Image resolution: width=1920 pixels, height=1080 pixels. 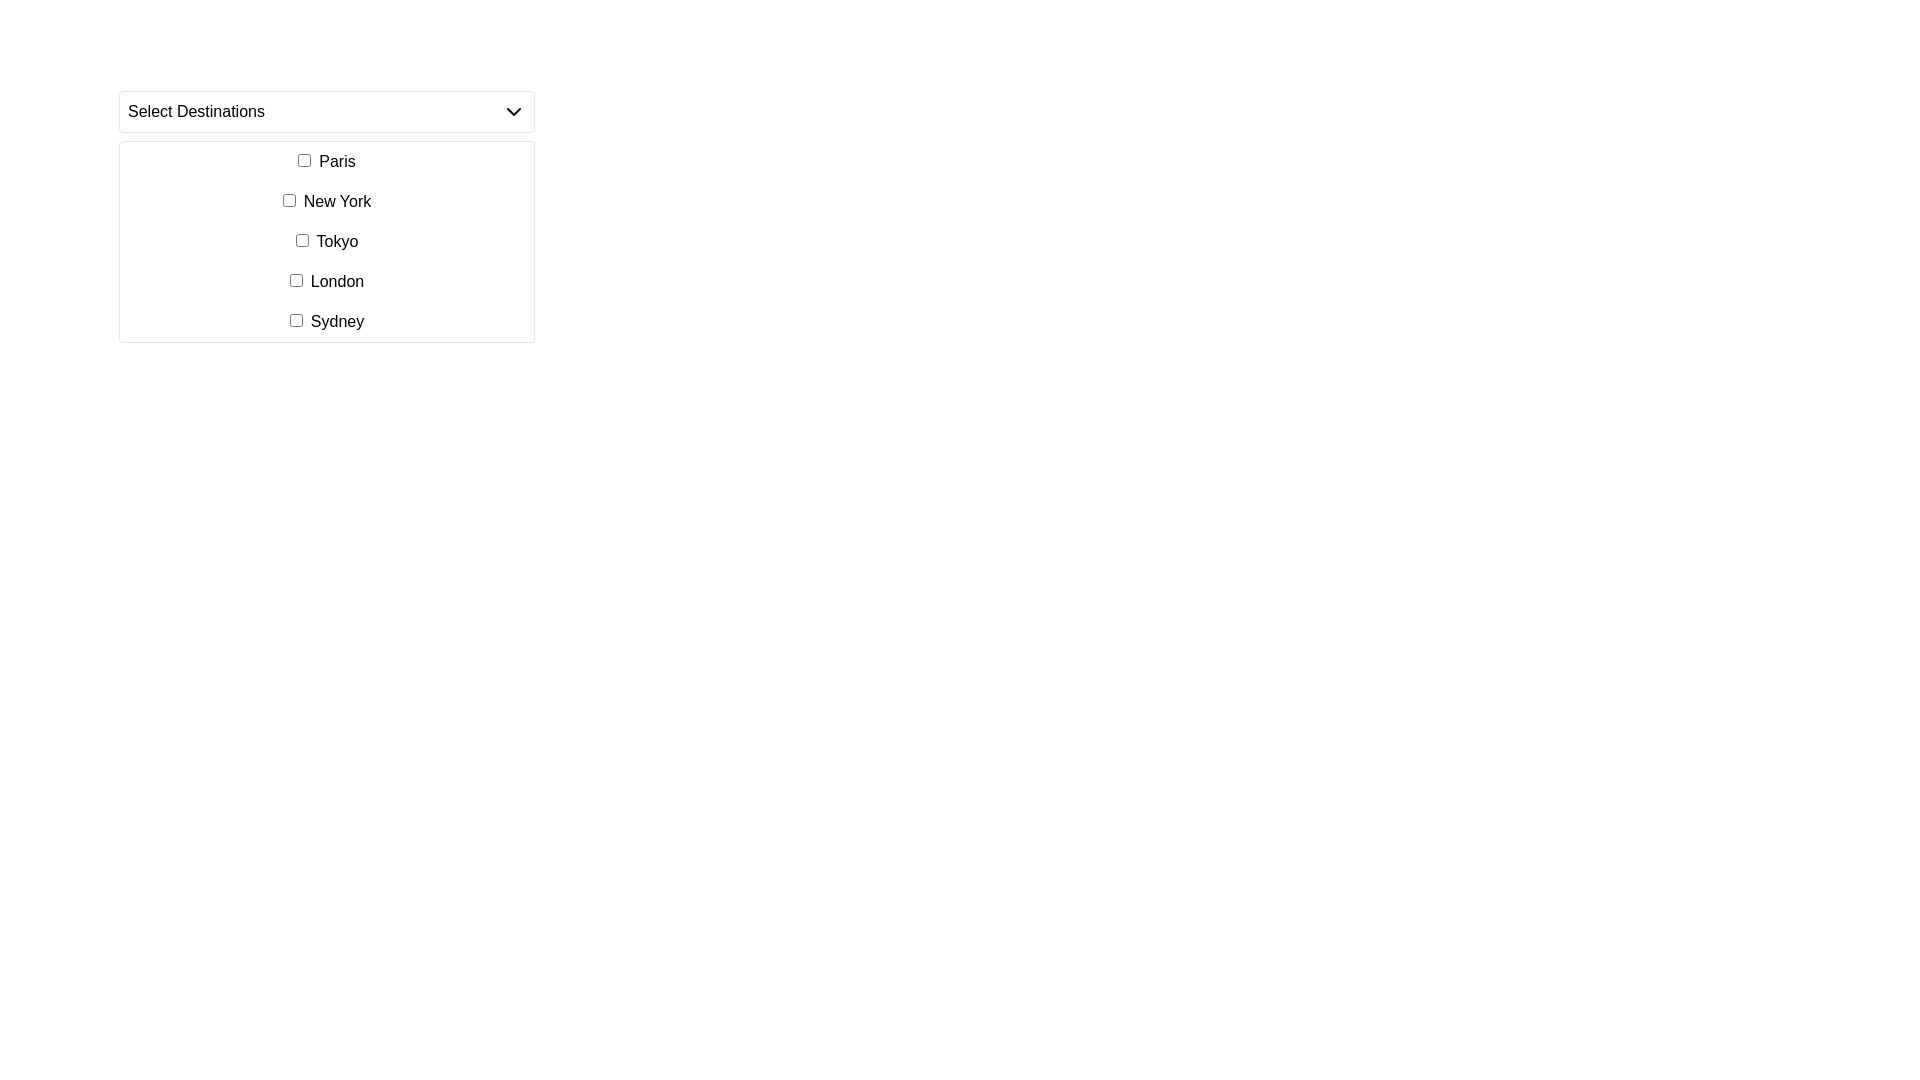 What do you see at coordinates (295, 319) in the screenshot?
I see `the checkbox for 'Sydney', which is located to the left of the label text in the dropdown menu under 'Select Destinations'` at bounding box center [295, 319].